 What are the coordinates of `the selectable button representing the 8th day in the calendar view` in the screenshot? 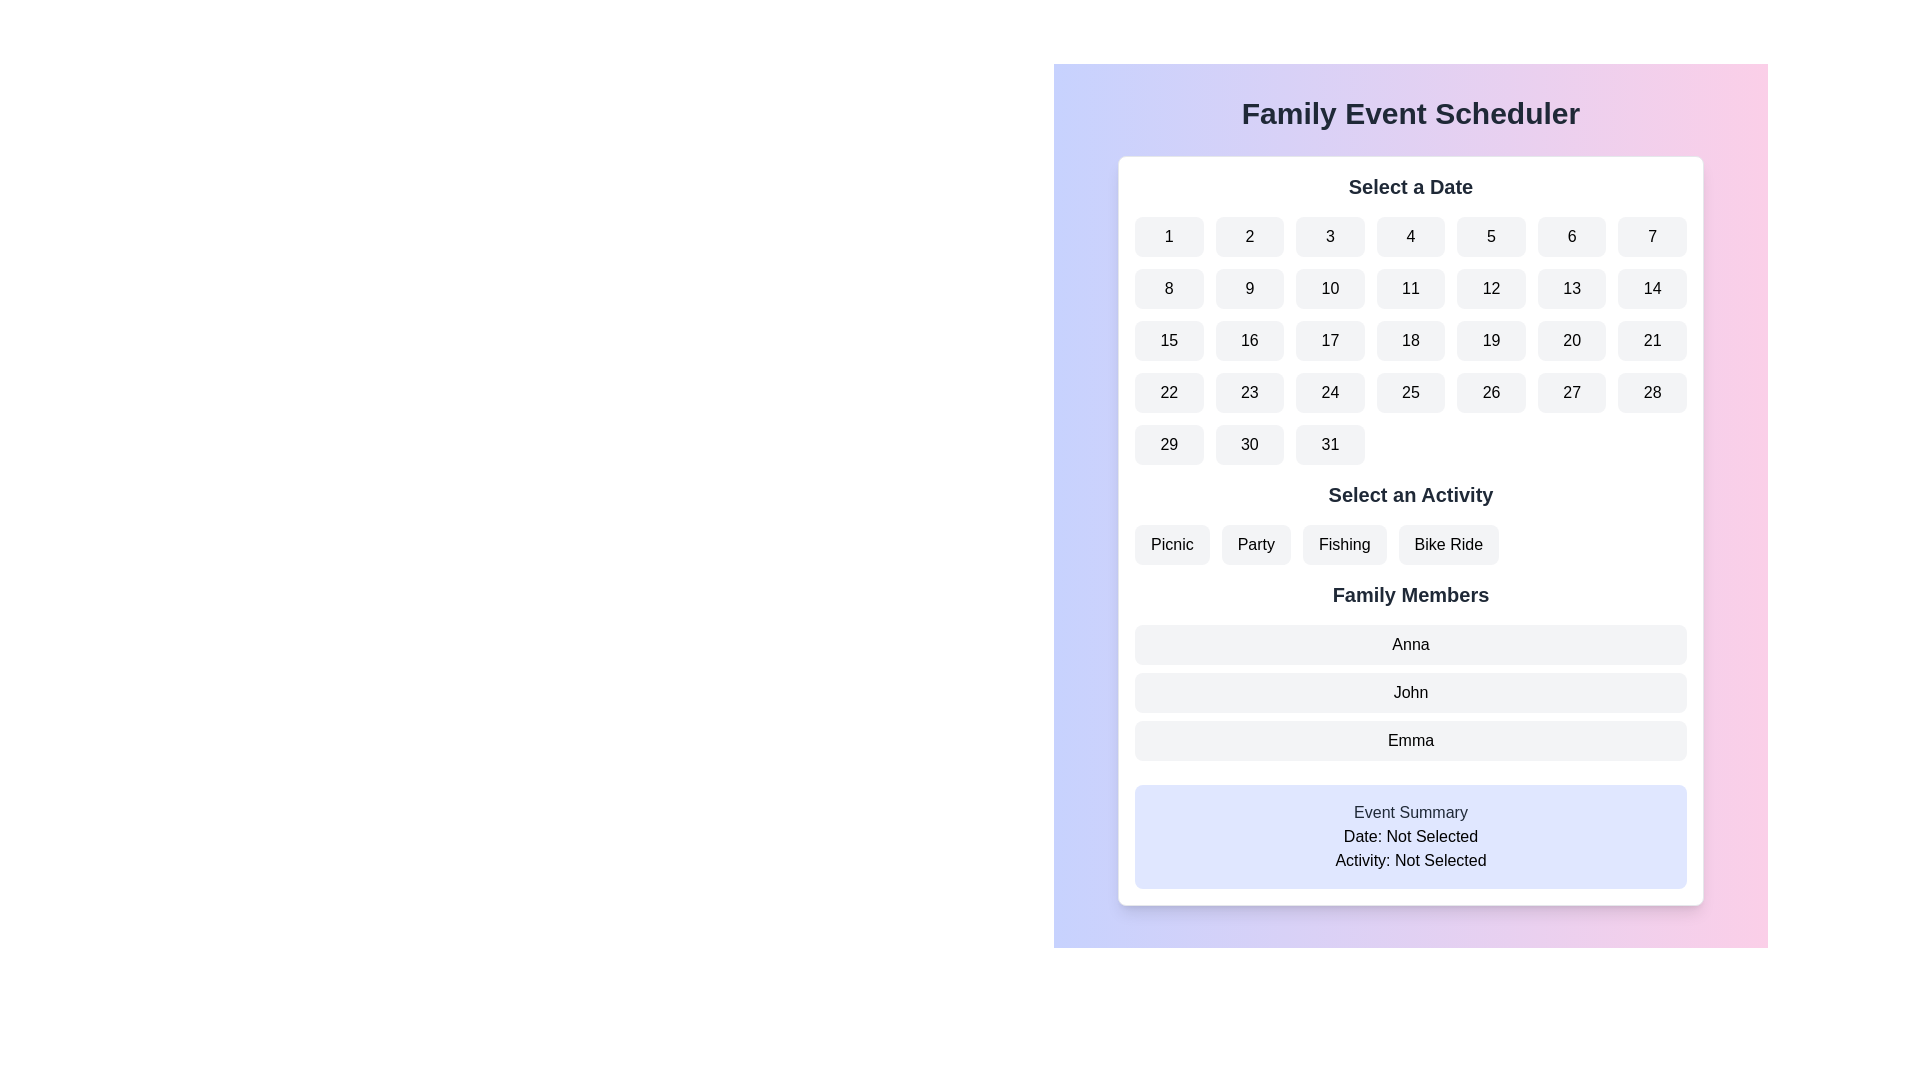 It's located at (1169, 289).